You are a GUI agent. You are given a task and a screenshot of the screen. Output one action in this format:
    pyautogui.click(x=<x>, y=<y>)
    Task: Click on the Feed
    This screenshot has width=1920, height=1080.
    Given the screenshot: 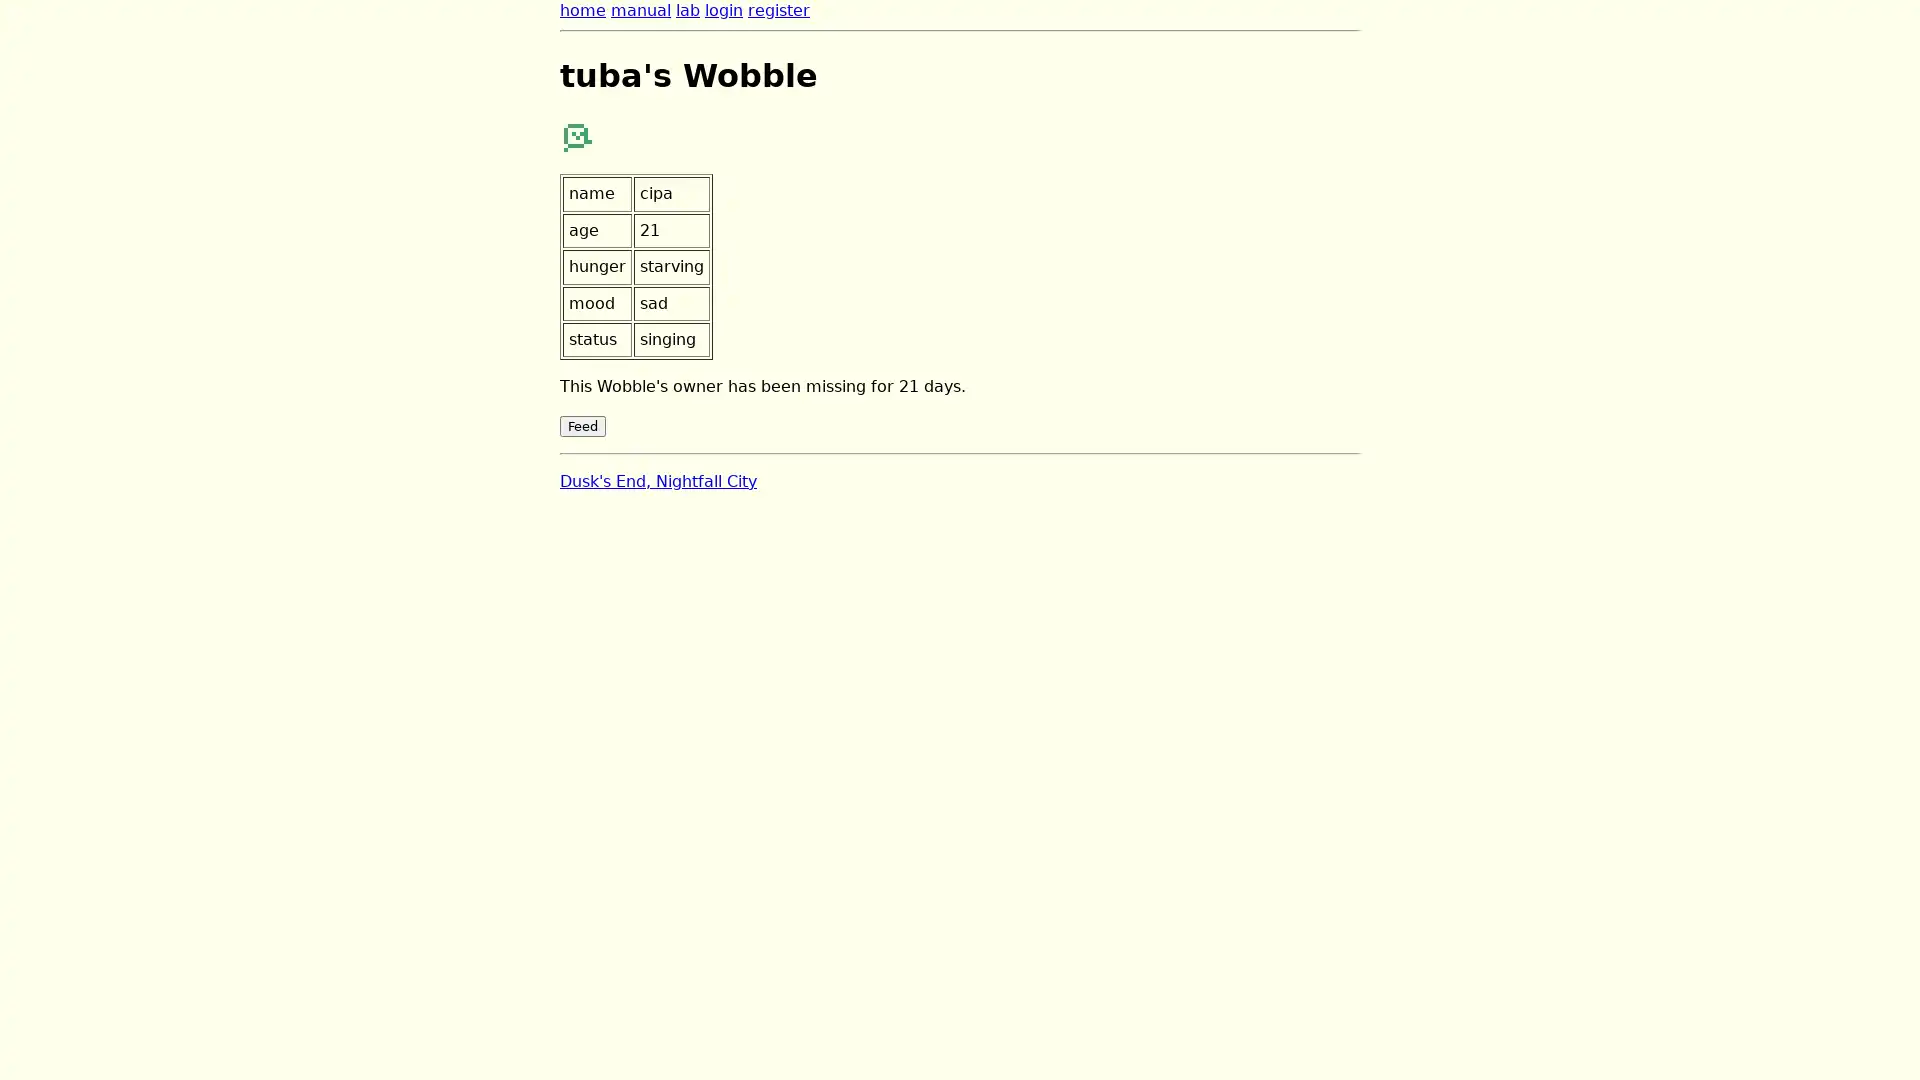 What is the action you would take?
    pyautogui.click(x=581, y=424)
    